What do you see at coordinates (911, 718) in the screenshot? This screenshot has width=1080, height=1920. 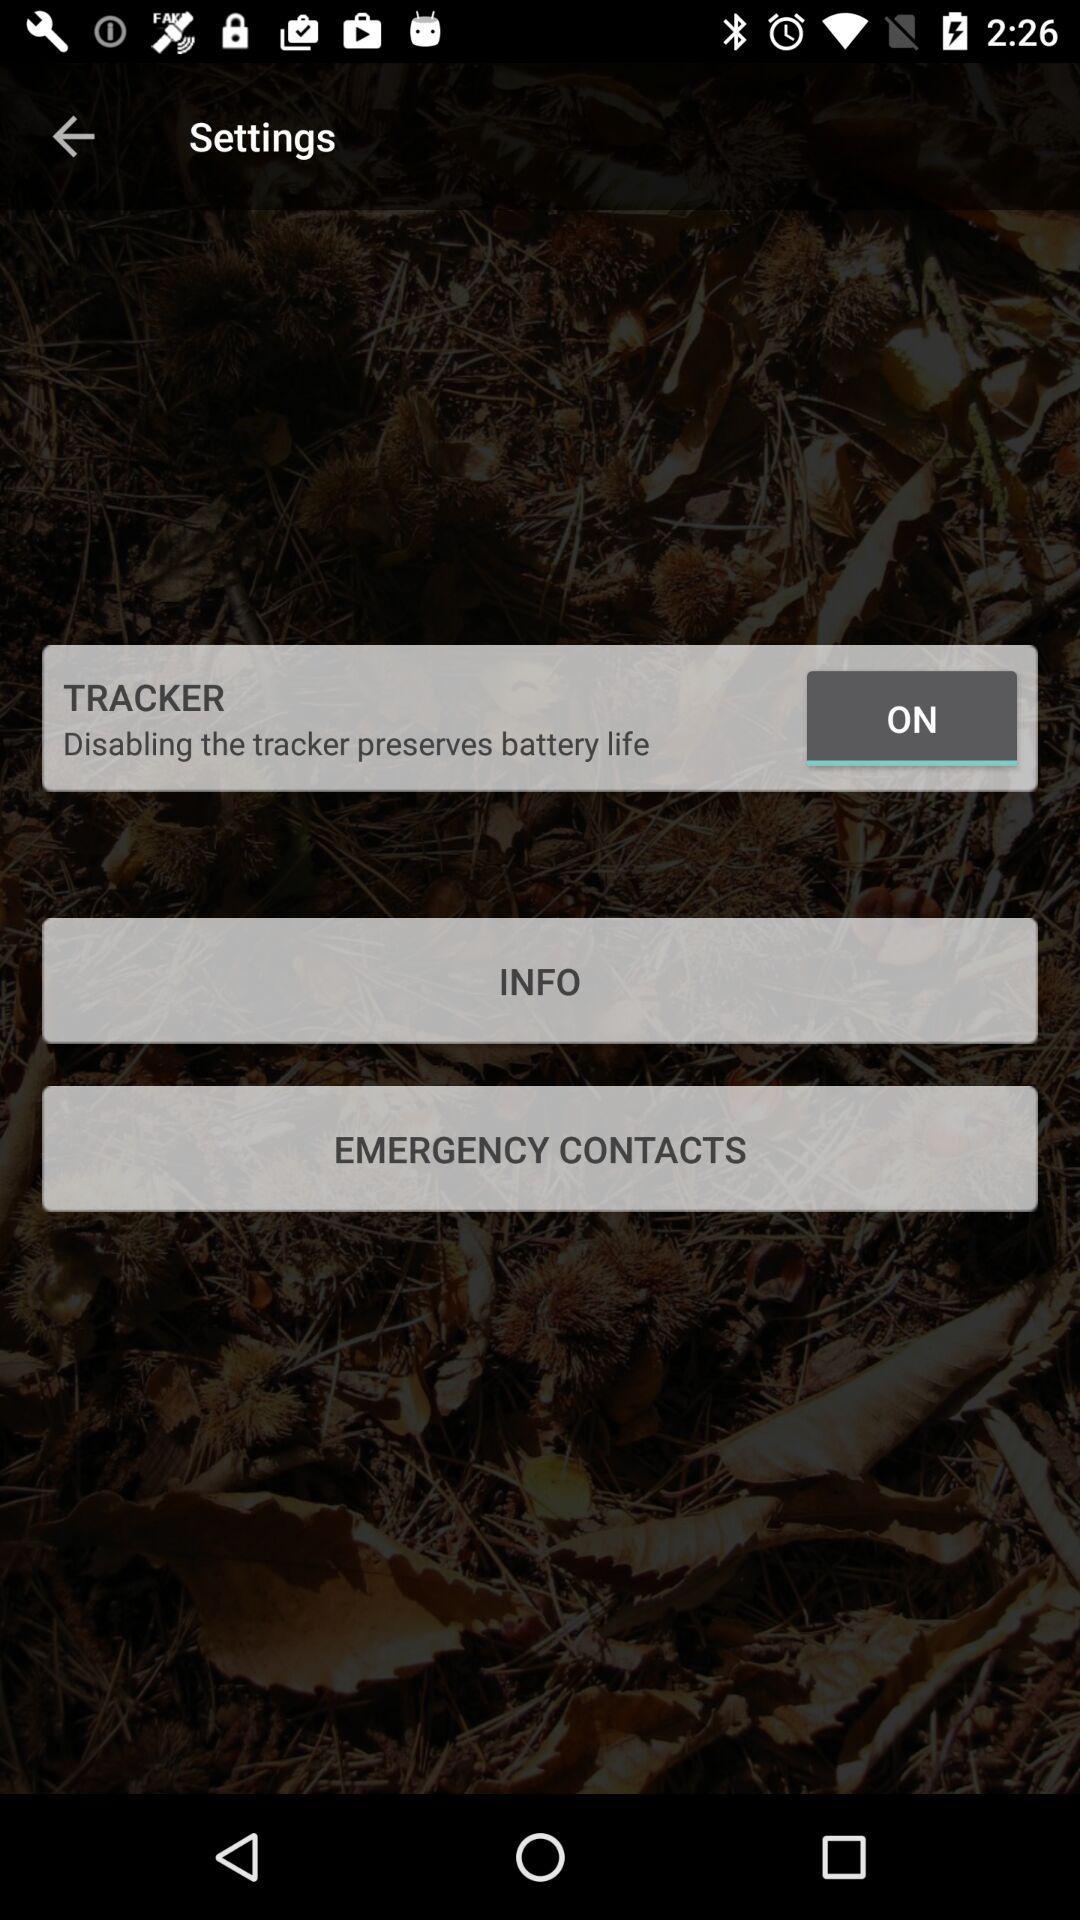 I see `the icon to the right of the disabling the tracker` at bounding box center [911, 718].